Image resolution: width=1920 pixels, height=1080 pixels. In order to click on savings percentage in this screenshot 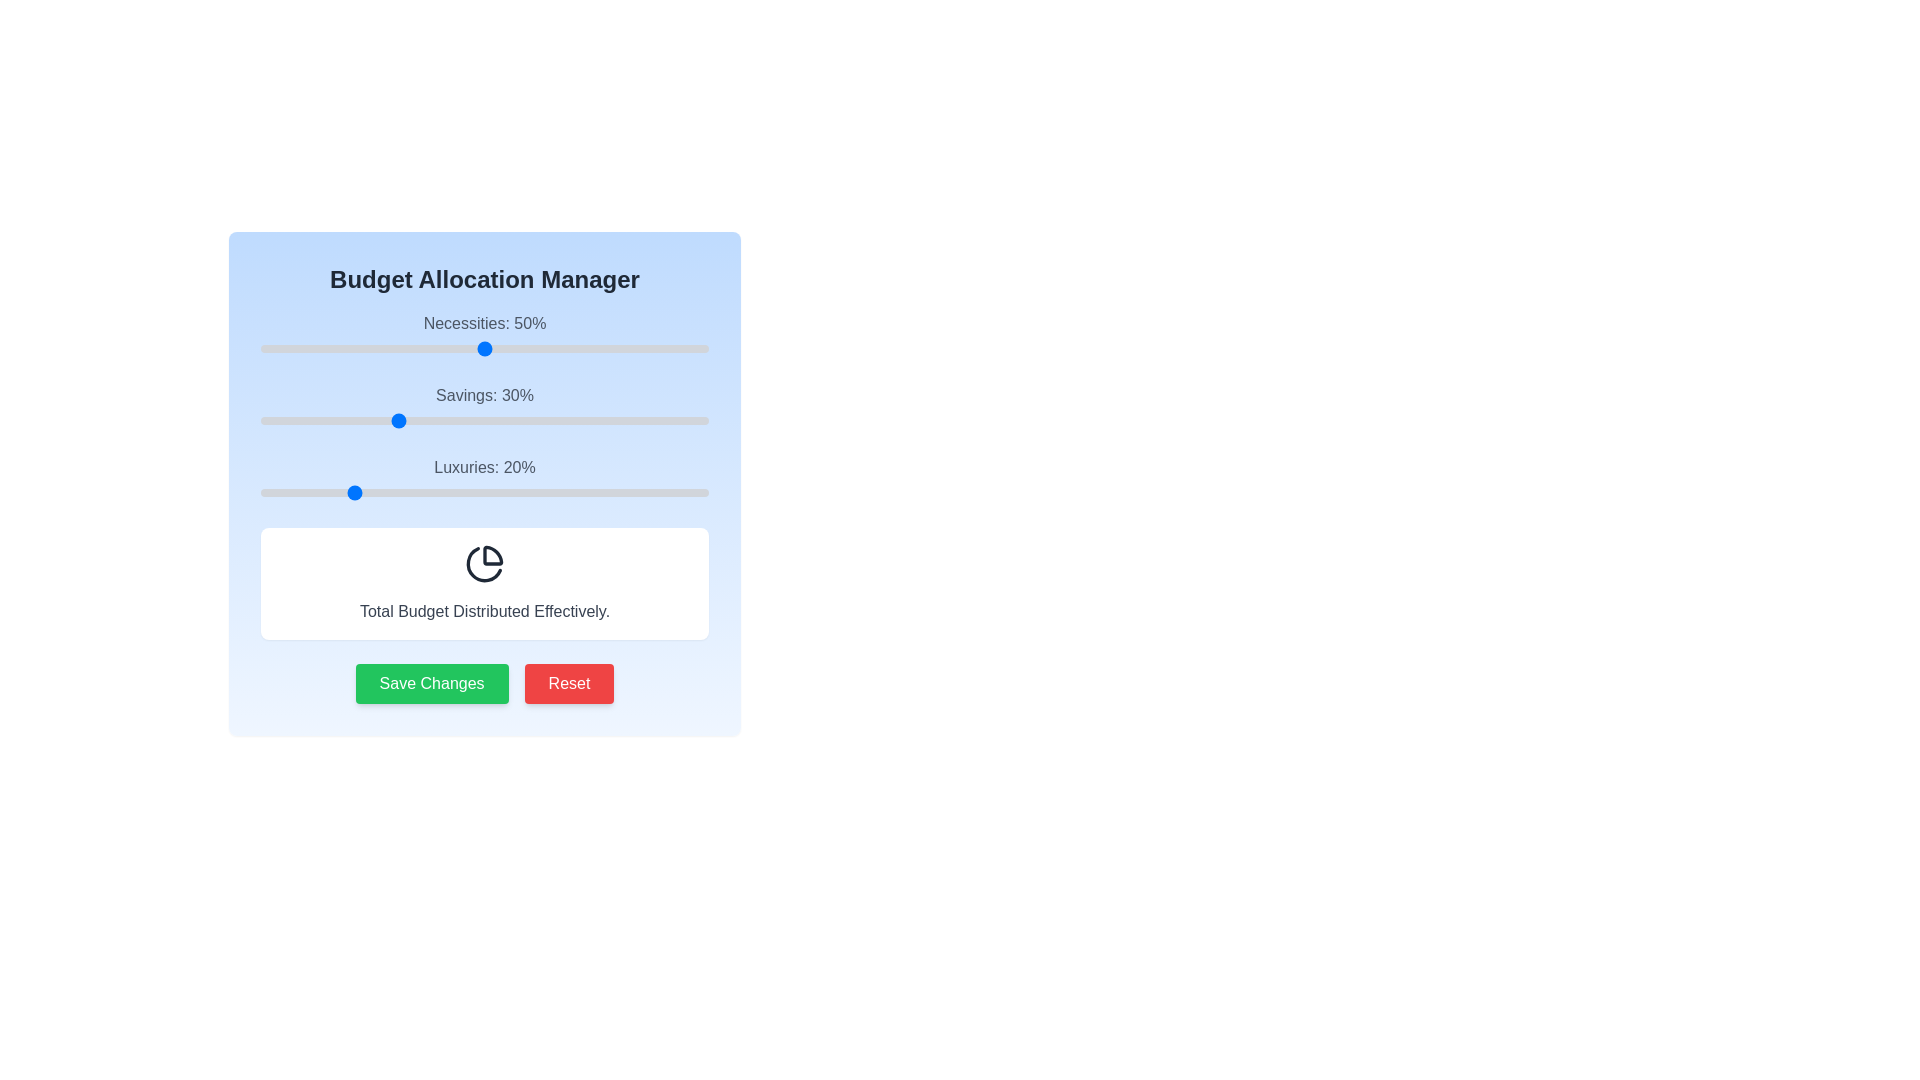, I will do `click(507, 419)`.